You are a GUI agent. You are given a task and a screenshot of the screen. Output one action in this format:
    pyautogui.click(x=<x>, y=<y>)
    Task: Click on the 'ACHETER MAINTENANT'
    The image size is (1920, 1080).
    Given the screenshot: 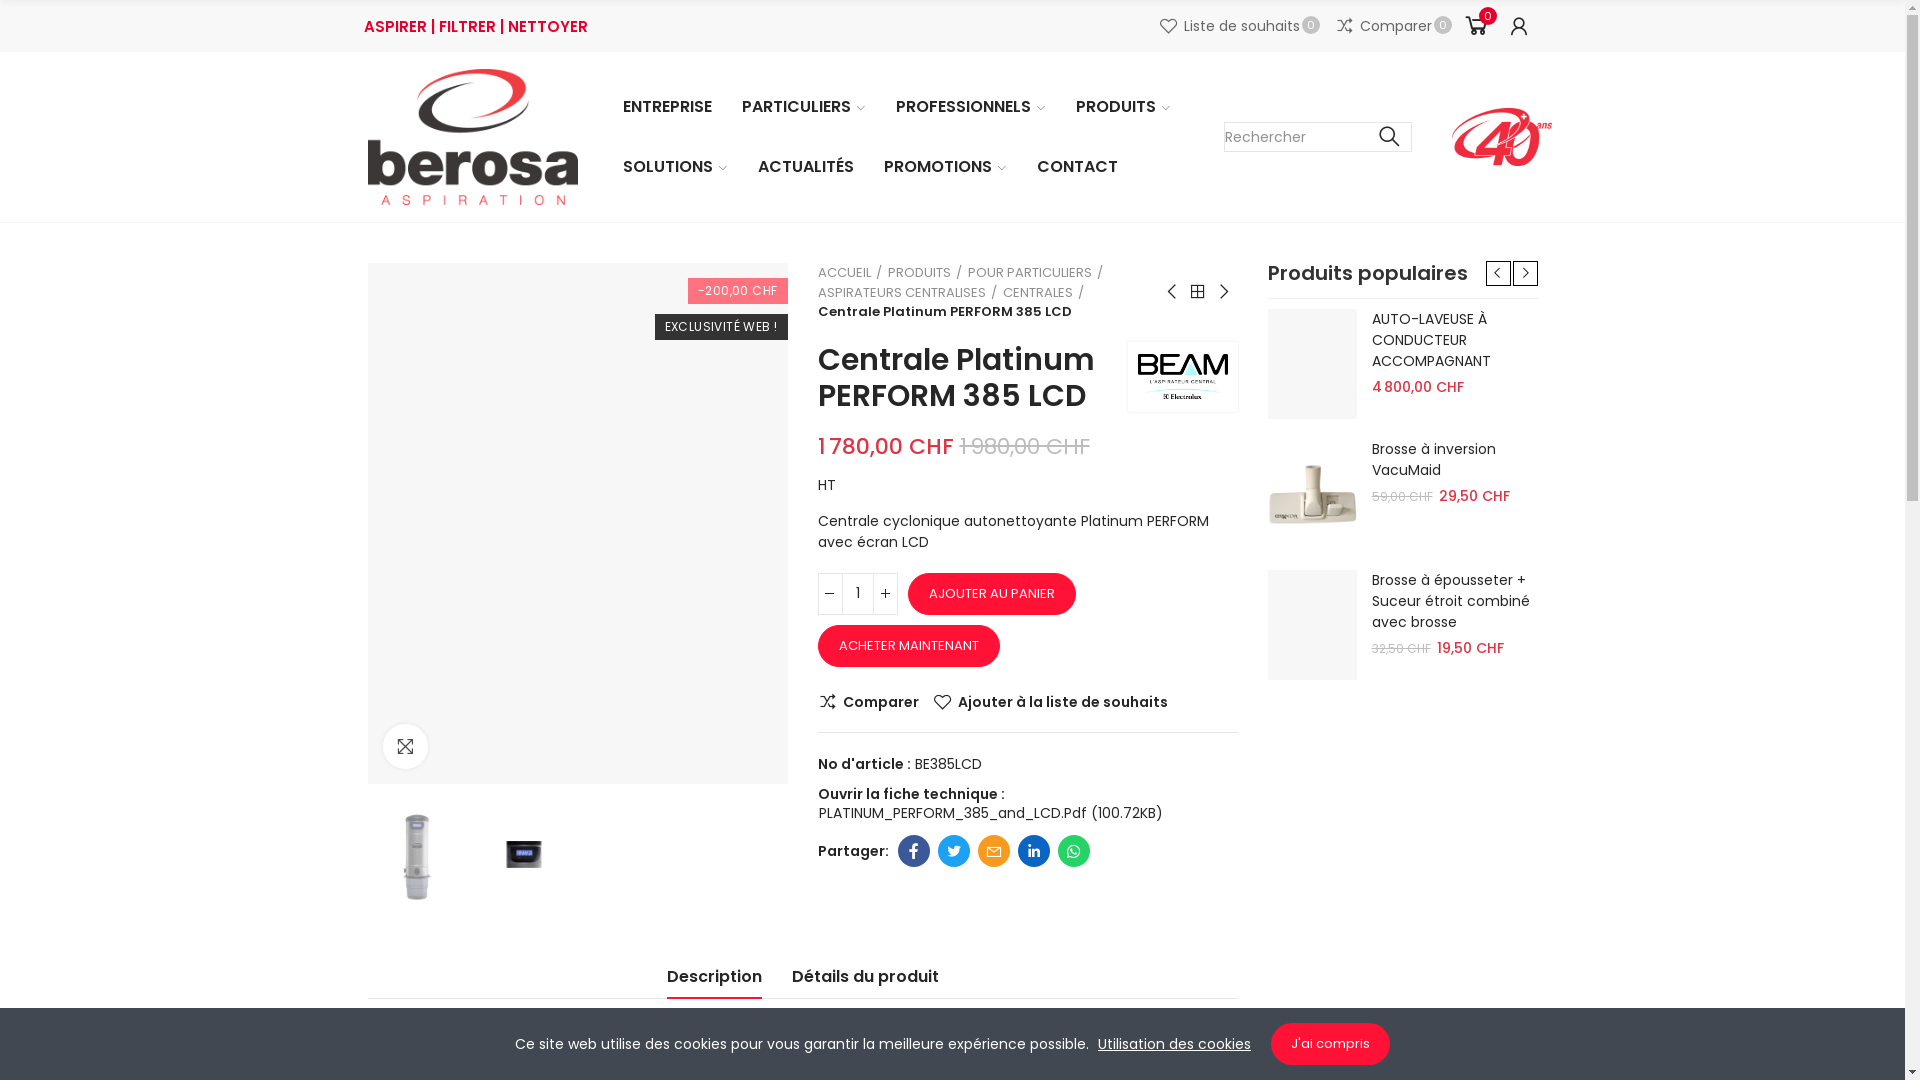 What is the action you would take?
    pyautogui.click(x=907, y=645)
    